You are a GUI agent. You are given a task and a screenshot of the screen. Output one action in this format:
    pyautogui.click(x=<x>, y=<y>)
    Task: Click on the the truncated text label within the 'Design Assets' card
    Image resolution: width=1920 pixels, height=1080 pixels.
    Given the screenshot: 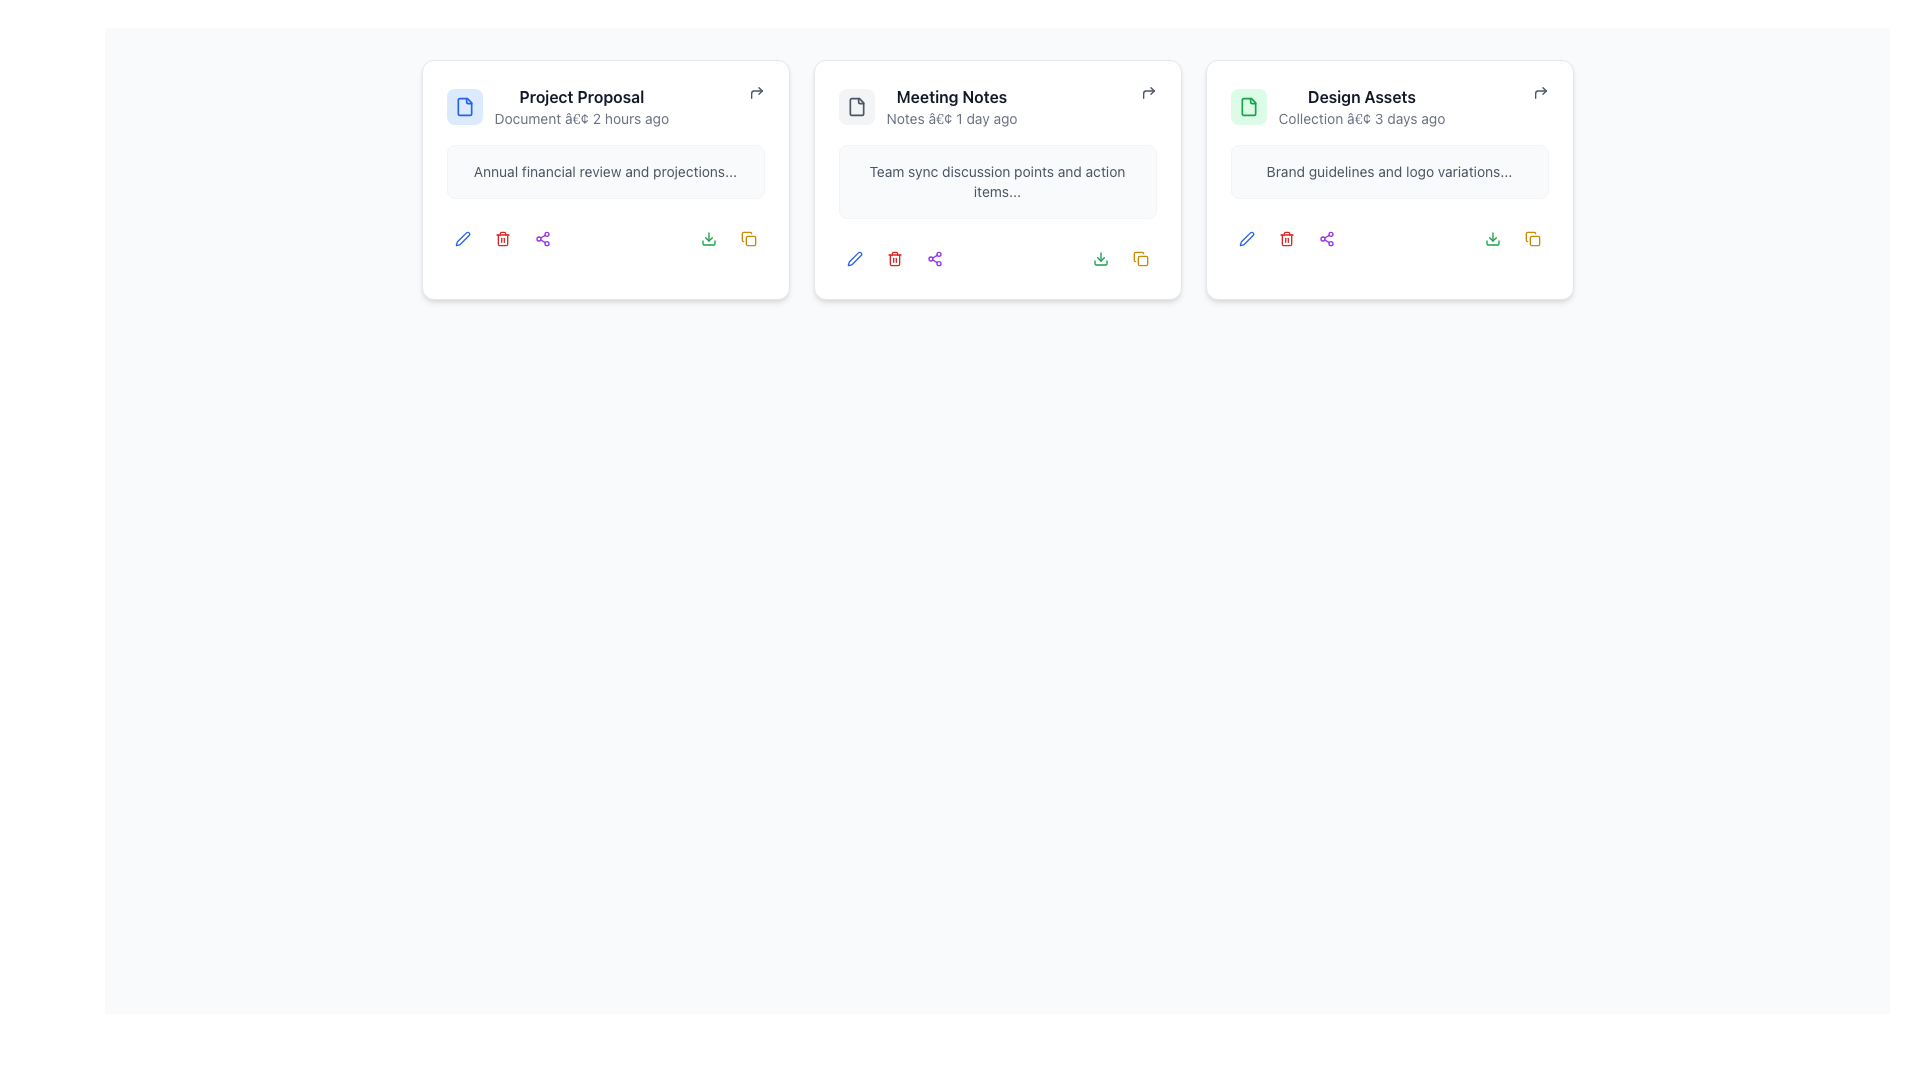 What is the action you would take?
    pyautogui.click(x=1388, y=171)
    